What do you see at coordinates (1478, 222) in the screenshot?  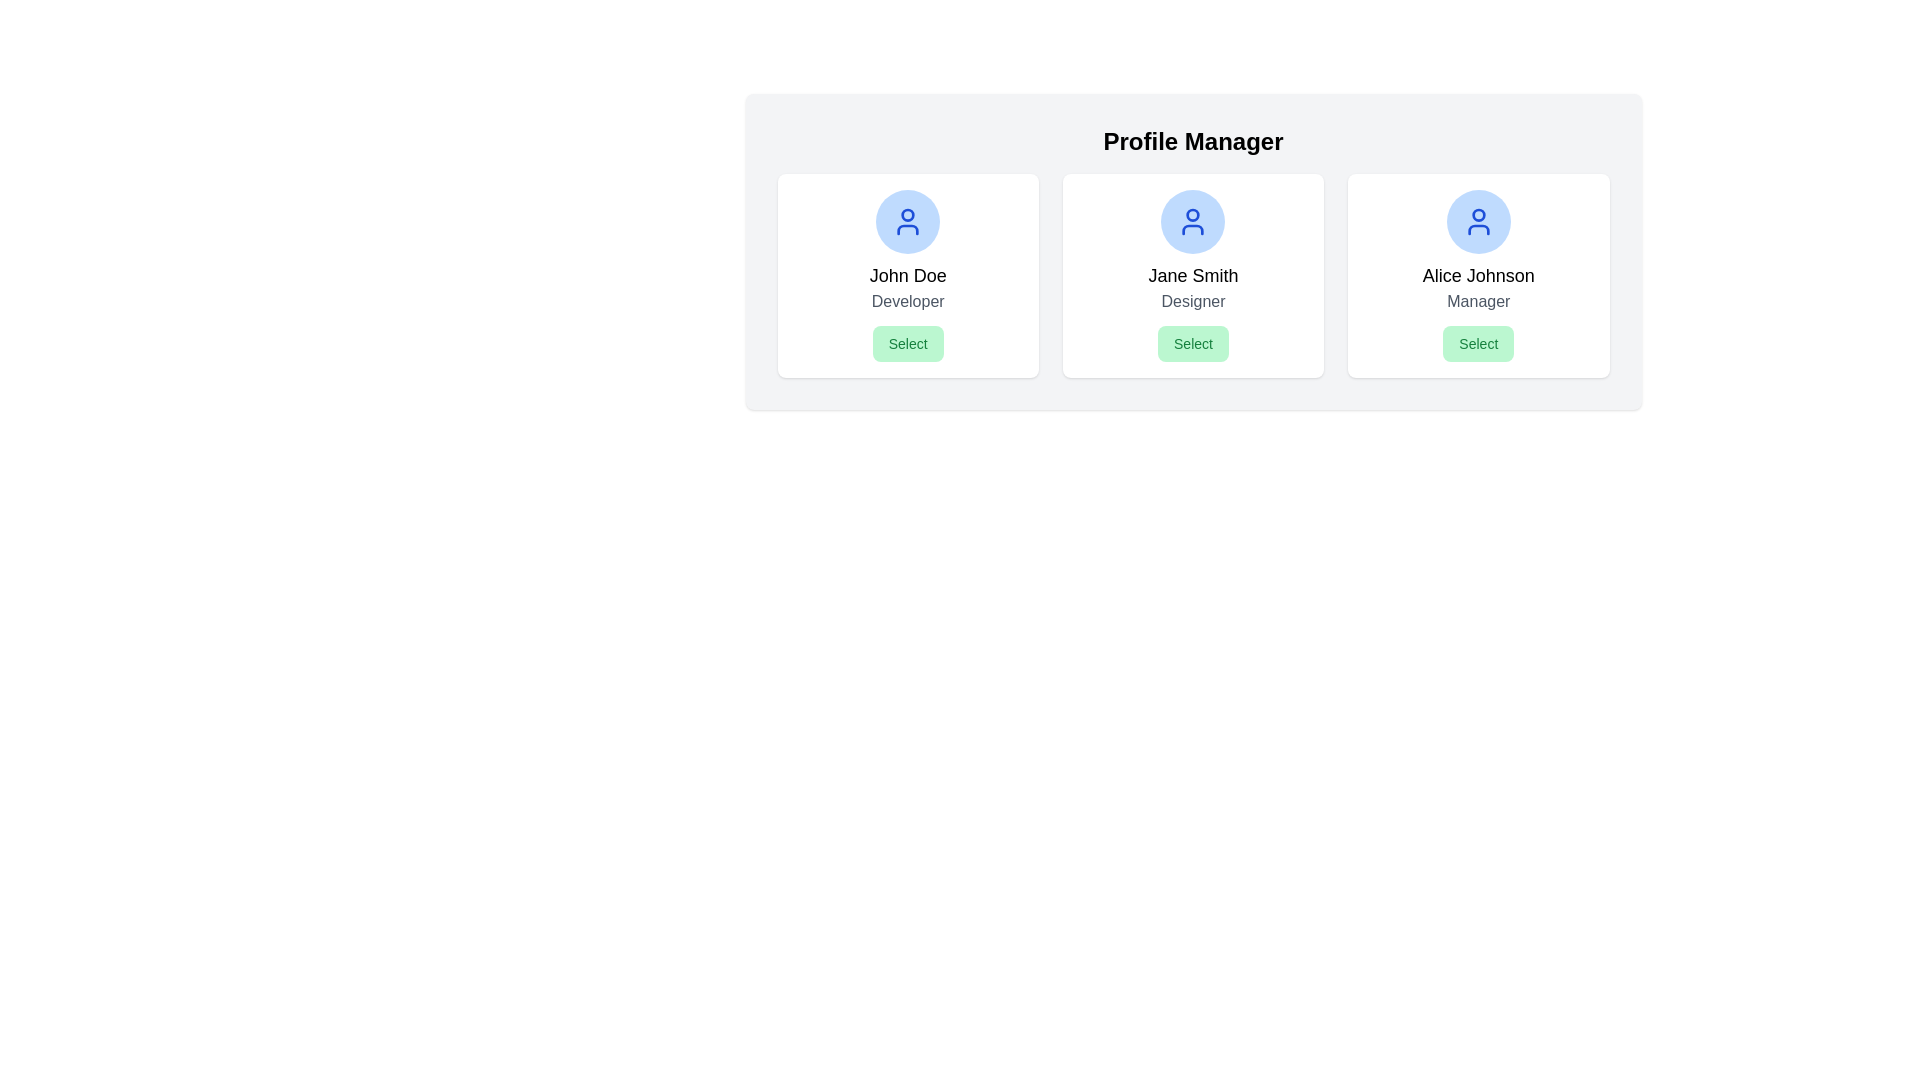 I see `the circular blue icon featuring a user silhouette at the top center of Alice Johnson's card` at bounding box center [1478, 222].